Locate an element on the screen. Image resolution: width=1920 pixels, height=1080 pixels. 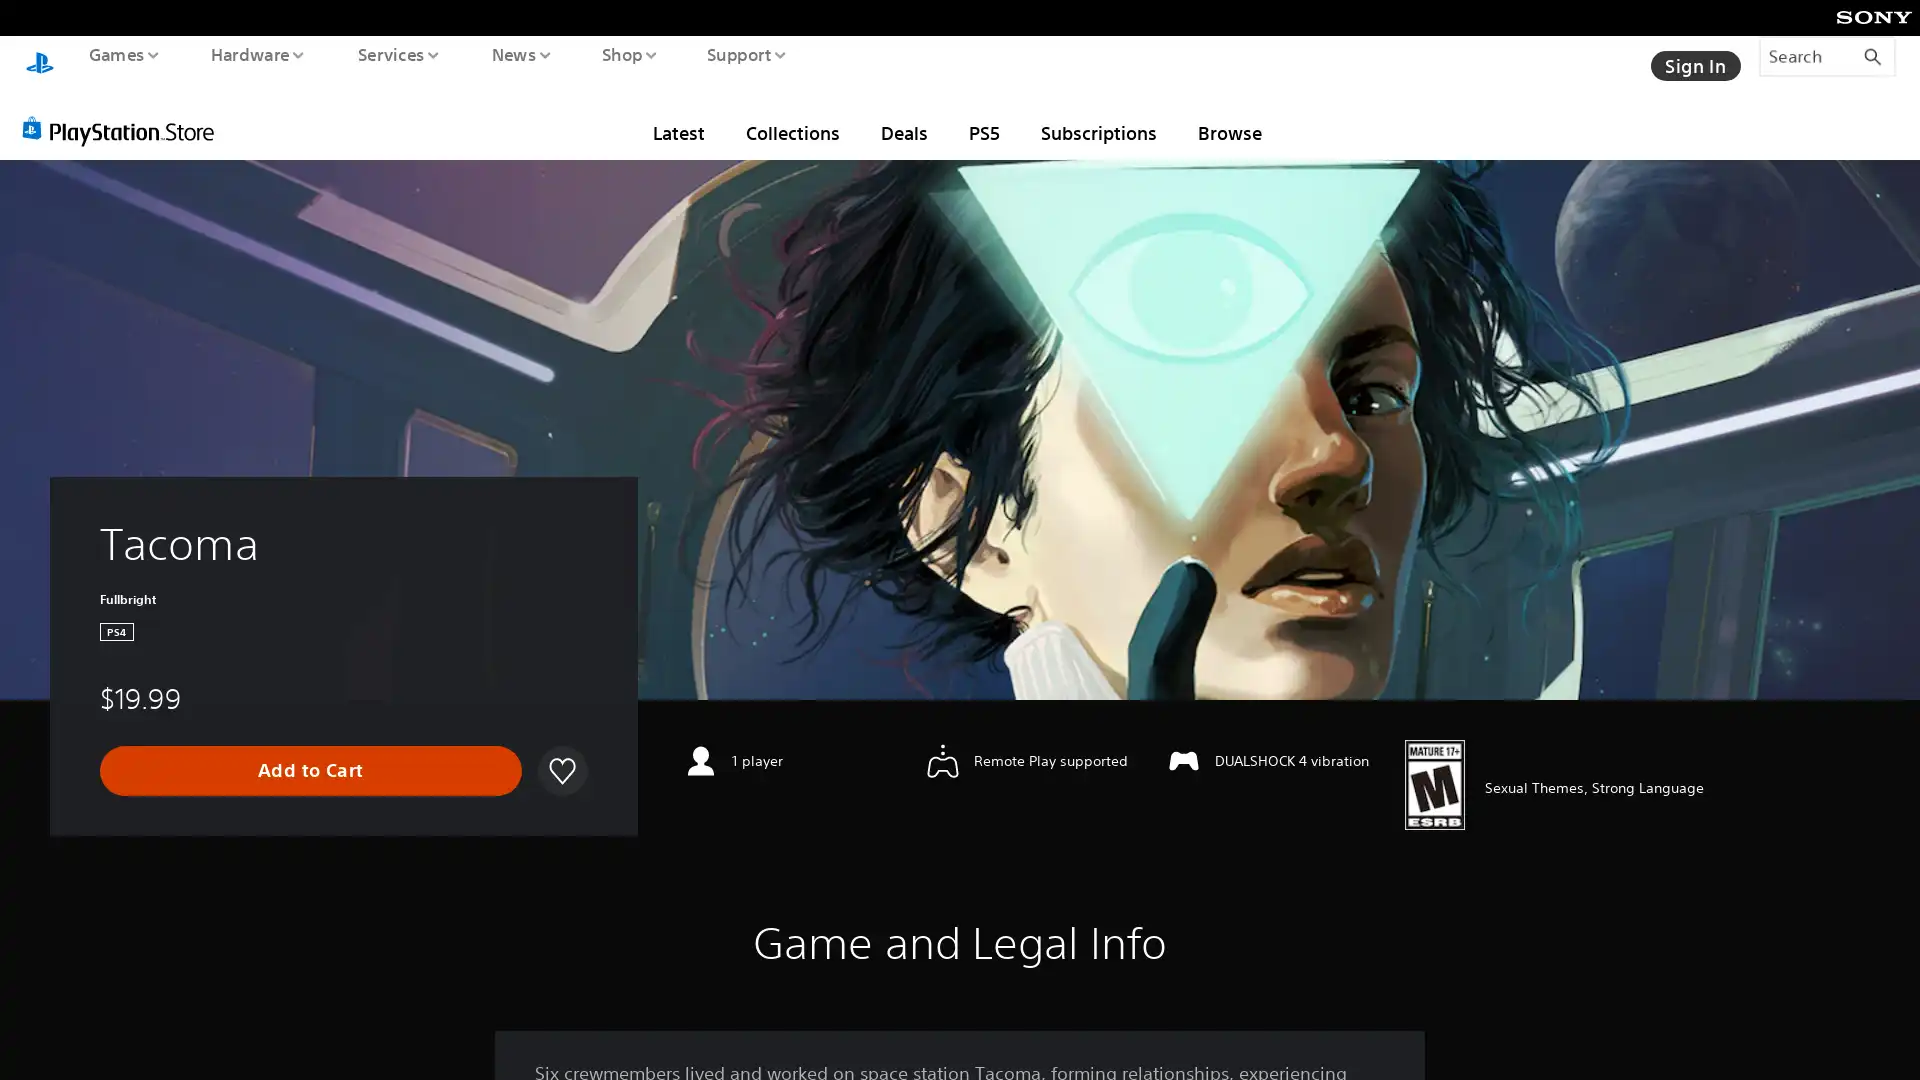
Add to Cart is located at coordinates (309, 752).